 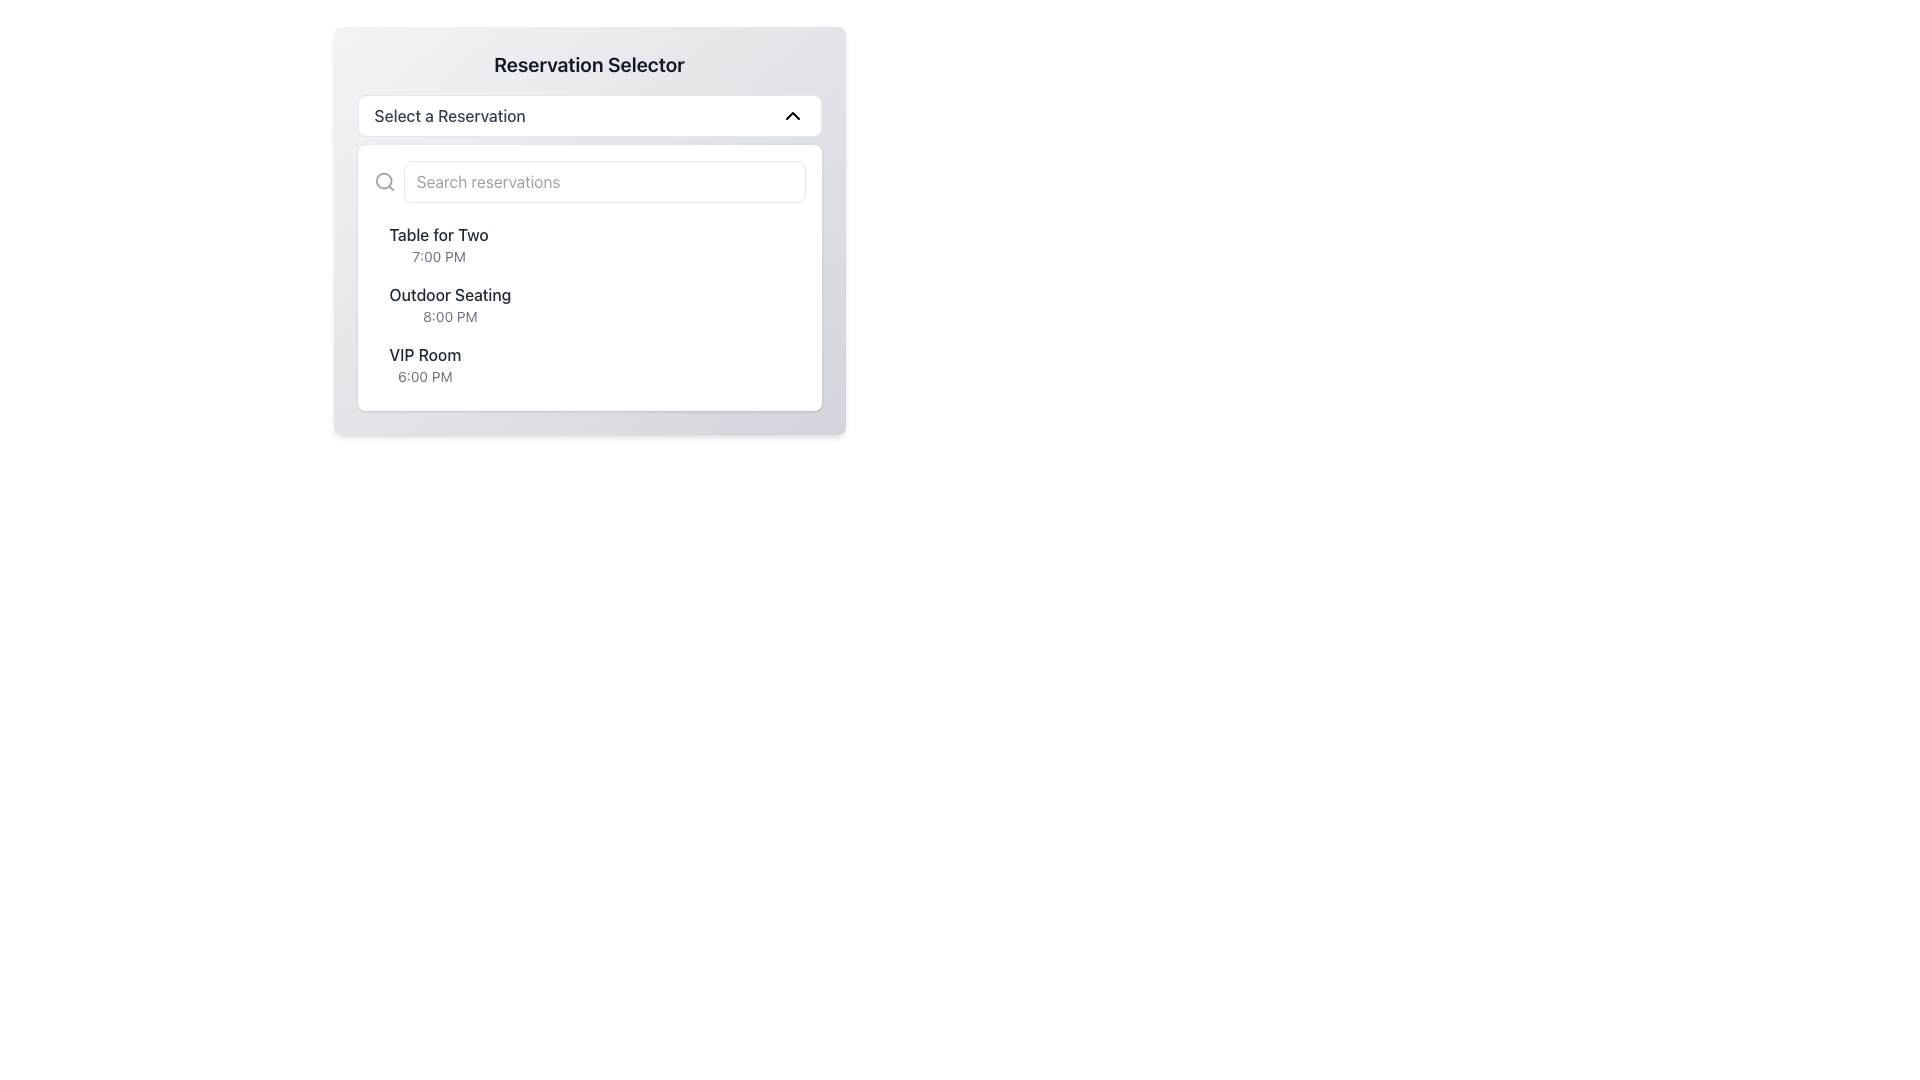 What do you see at coordinates (588, 230) in the screenshot?
I see `a reservation option from the Reservation Selector modal, which features a dropdown-triggering button labeled 'Select a Reservation'` at bounding box center [588, 230].